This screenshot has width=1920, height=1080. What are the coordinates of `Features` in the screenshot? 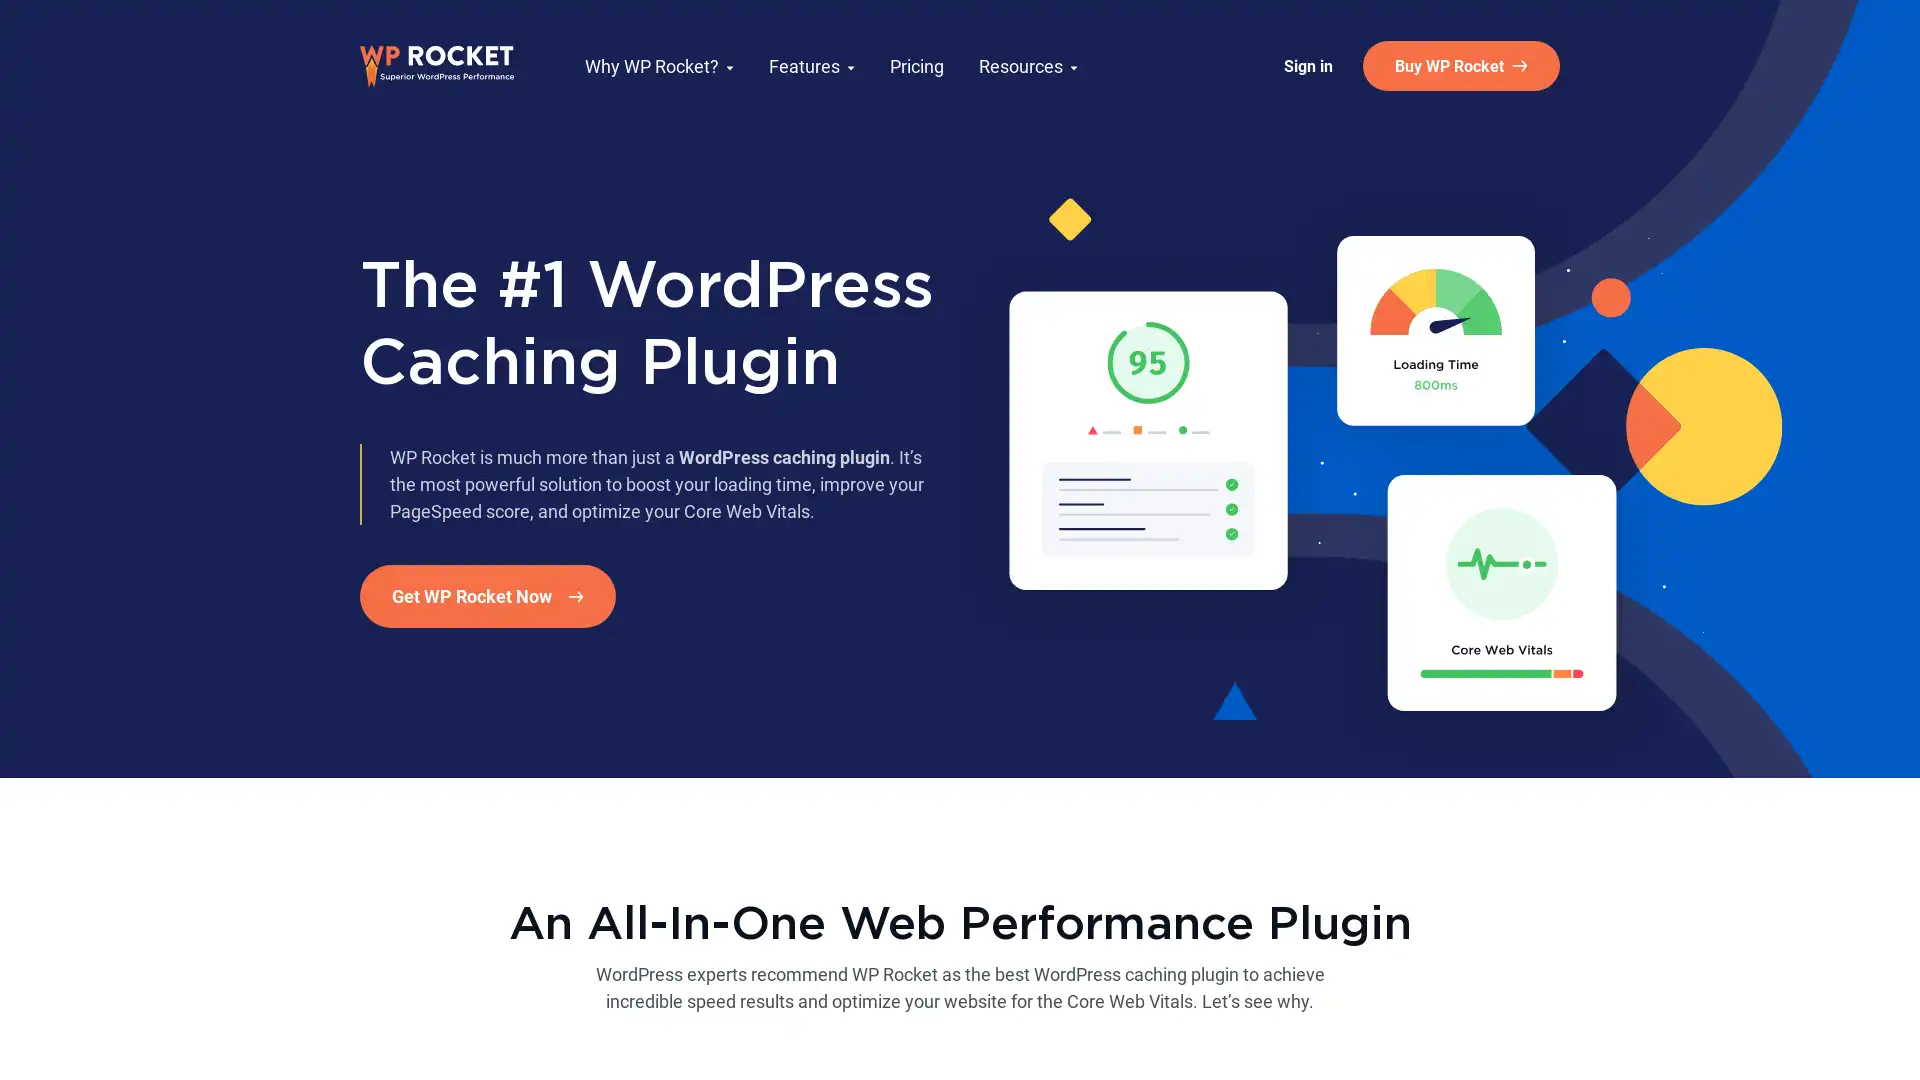 It's located at (811, 64).